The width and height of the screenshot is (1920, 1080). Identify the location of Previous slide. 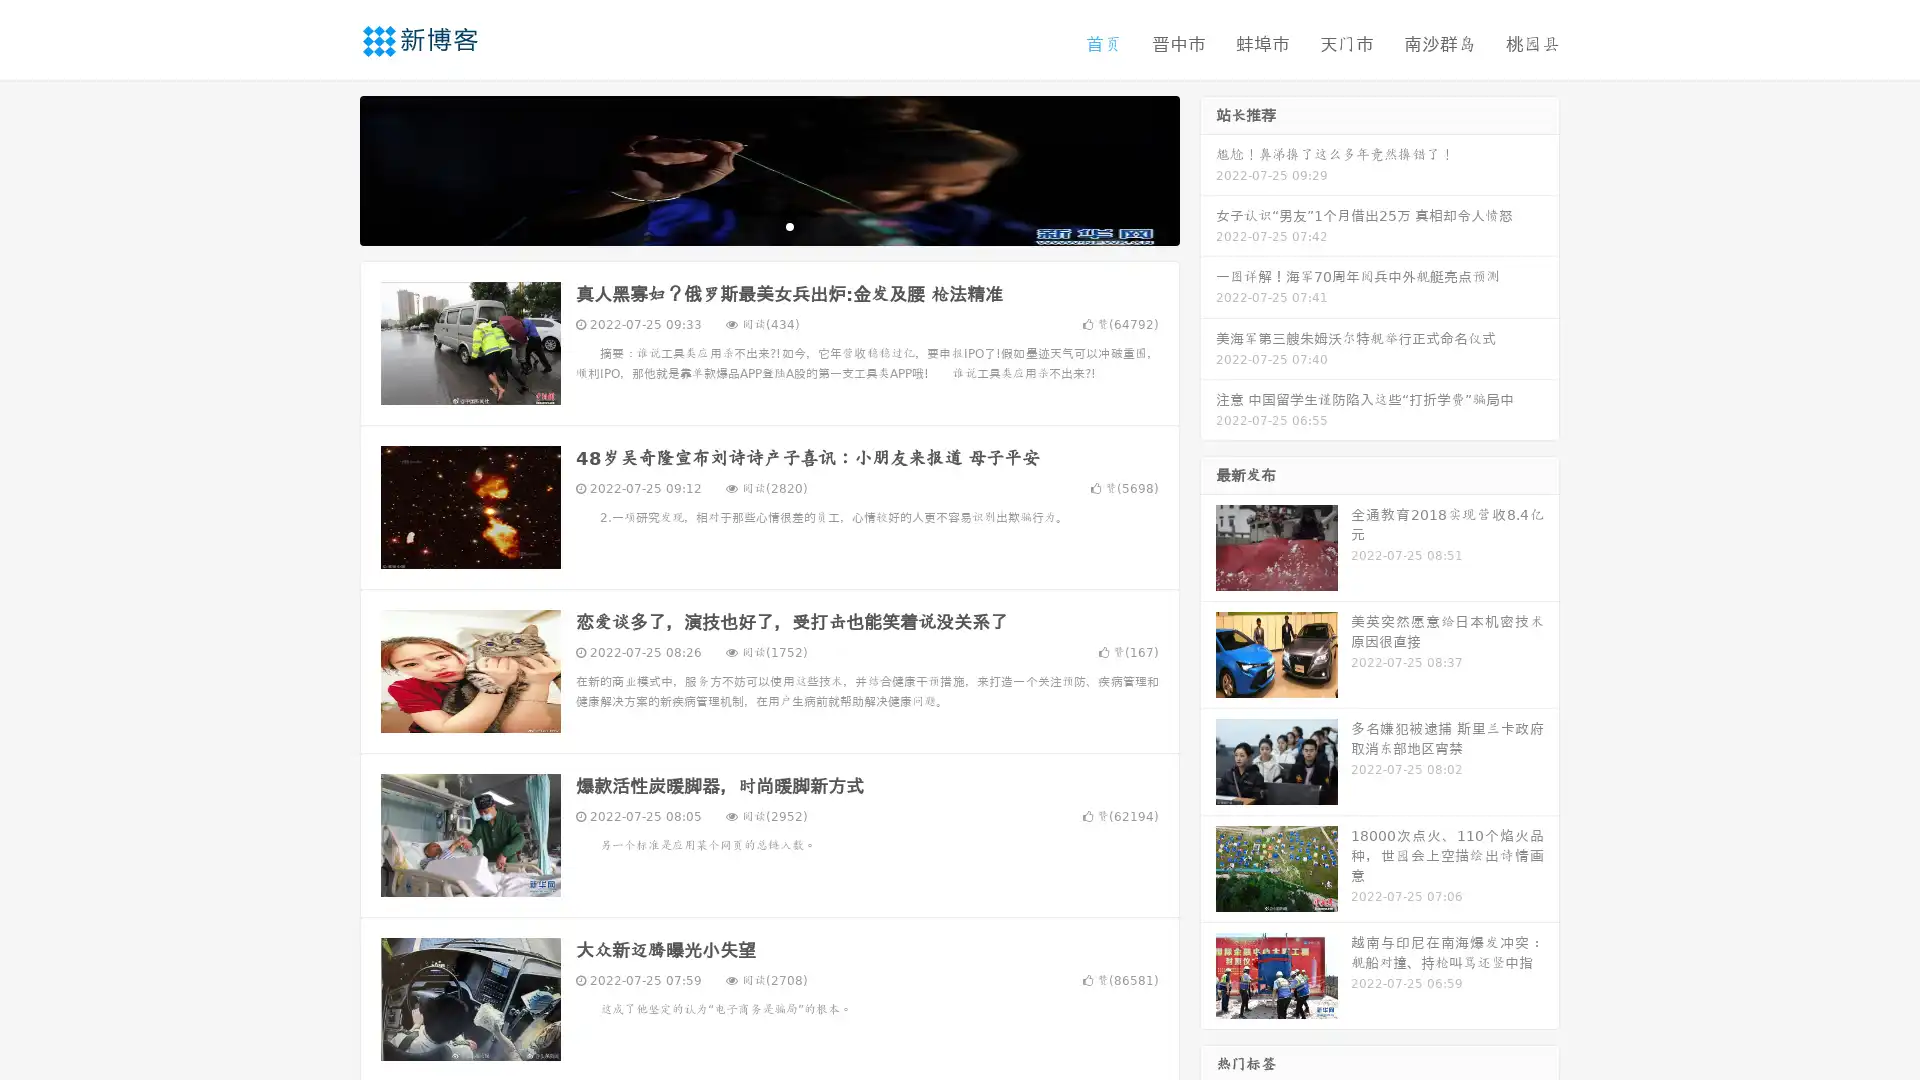
(330, 168).